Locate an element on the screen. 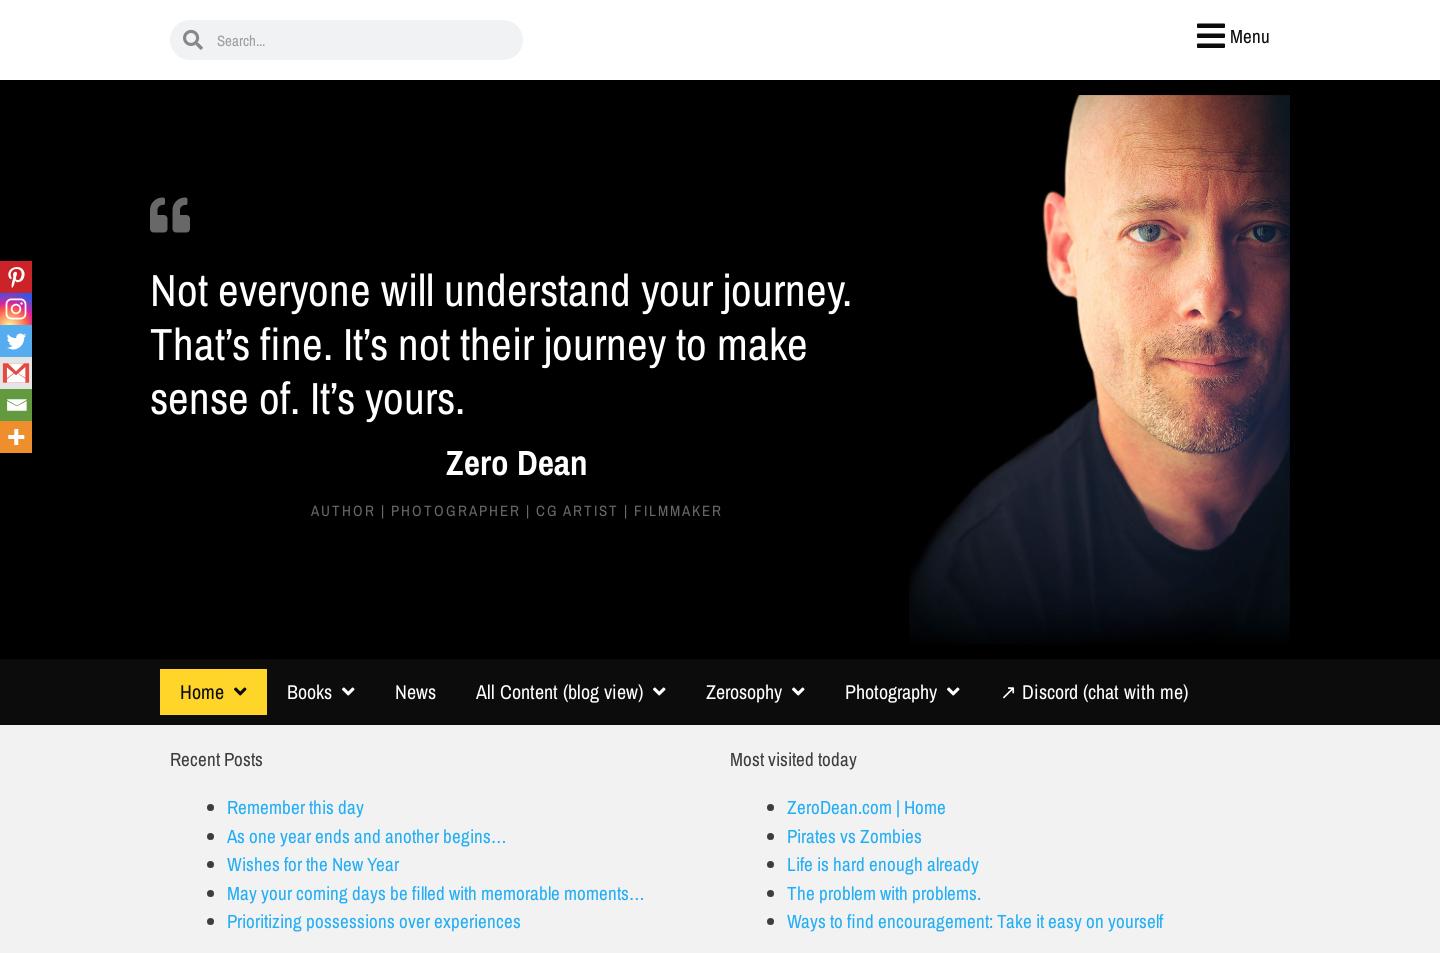  'Prioritizing possessions over experiences' is located at coordinates (372, 920).